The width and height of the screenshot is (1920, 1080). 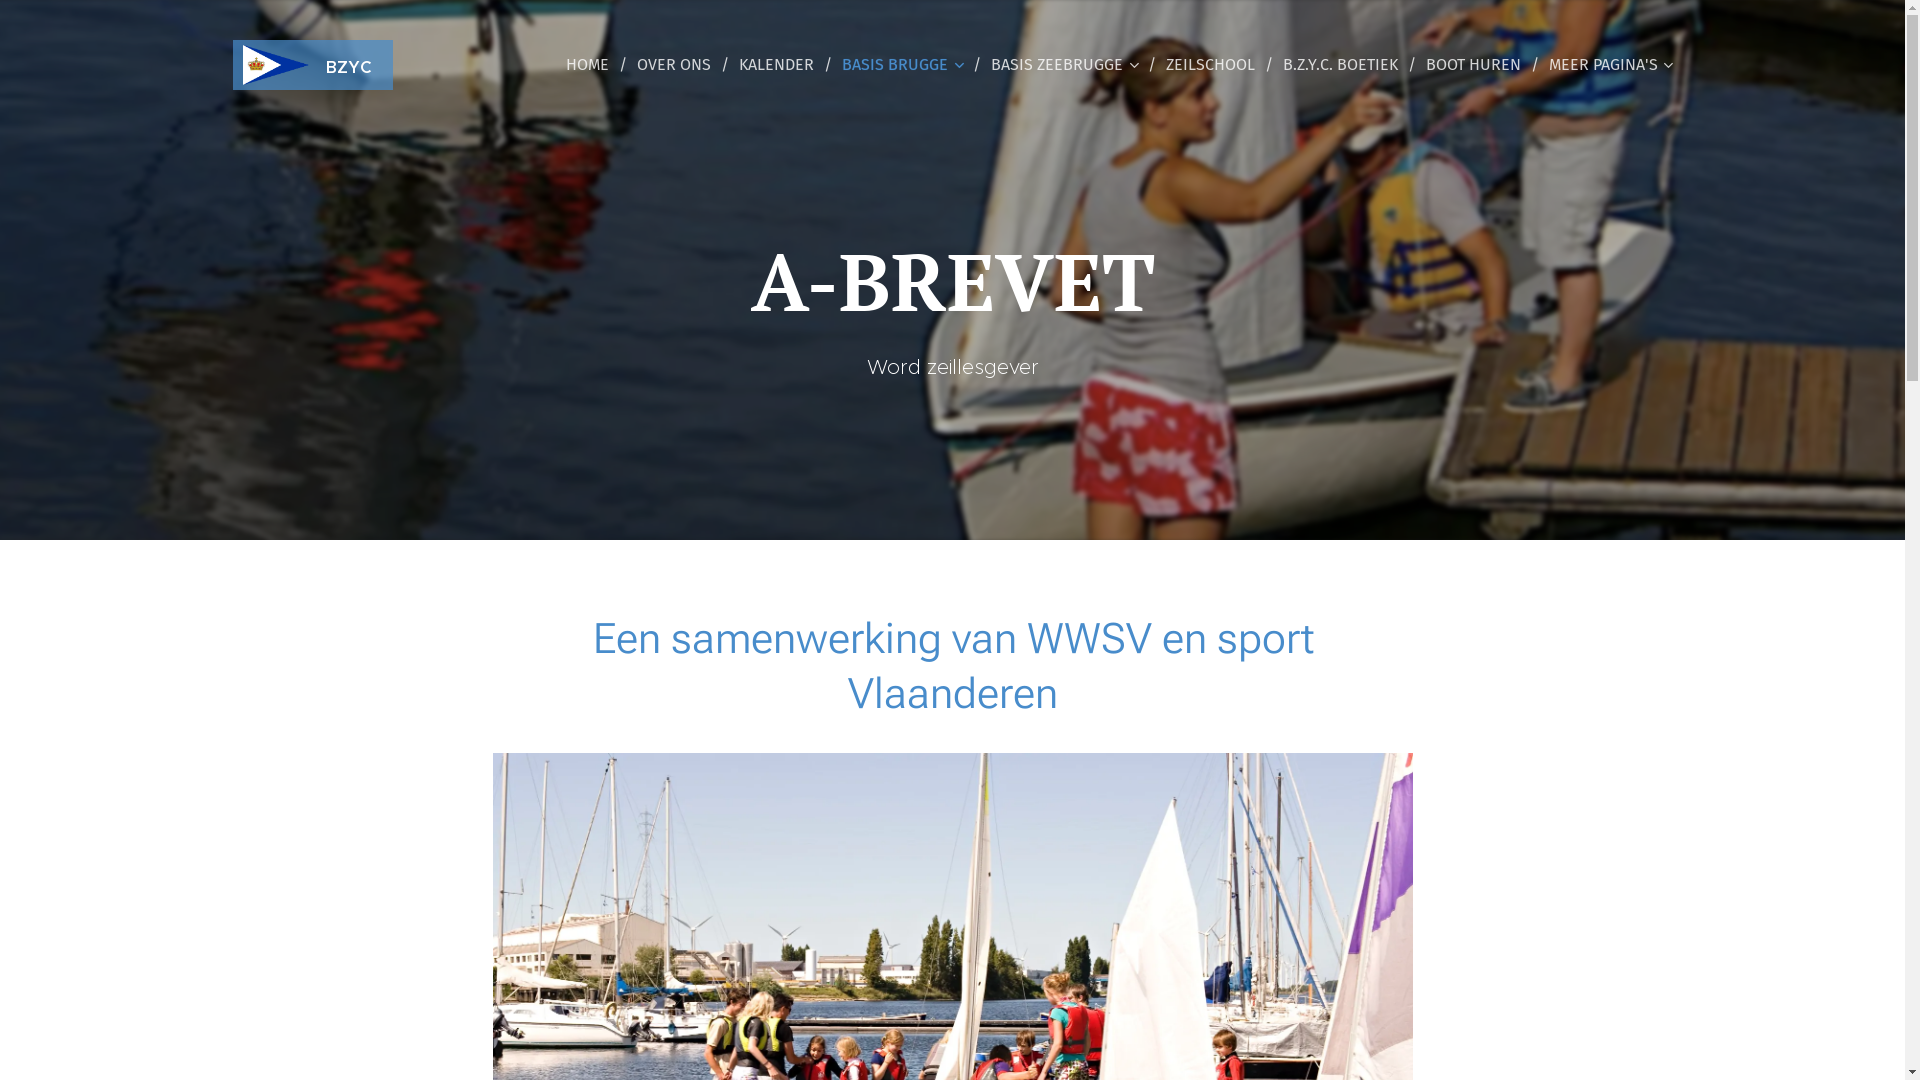 I want to click on 'HOME', so click(x=592, y=64).